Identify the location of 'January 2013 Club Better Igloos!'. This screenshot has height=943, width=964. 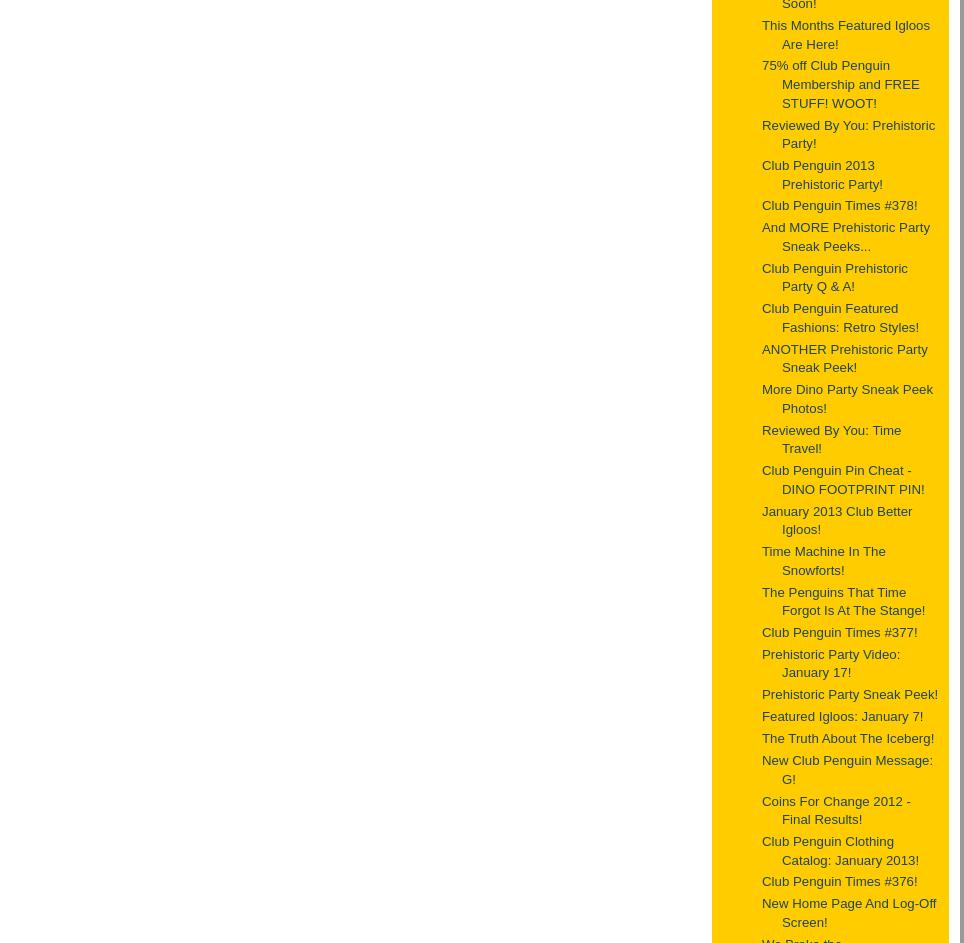
(761, 518).